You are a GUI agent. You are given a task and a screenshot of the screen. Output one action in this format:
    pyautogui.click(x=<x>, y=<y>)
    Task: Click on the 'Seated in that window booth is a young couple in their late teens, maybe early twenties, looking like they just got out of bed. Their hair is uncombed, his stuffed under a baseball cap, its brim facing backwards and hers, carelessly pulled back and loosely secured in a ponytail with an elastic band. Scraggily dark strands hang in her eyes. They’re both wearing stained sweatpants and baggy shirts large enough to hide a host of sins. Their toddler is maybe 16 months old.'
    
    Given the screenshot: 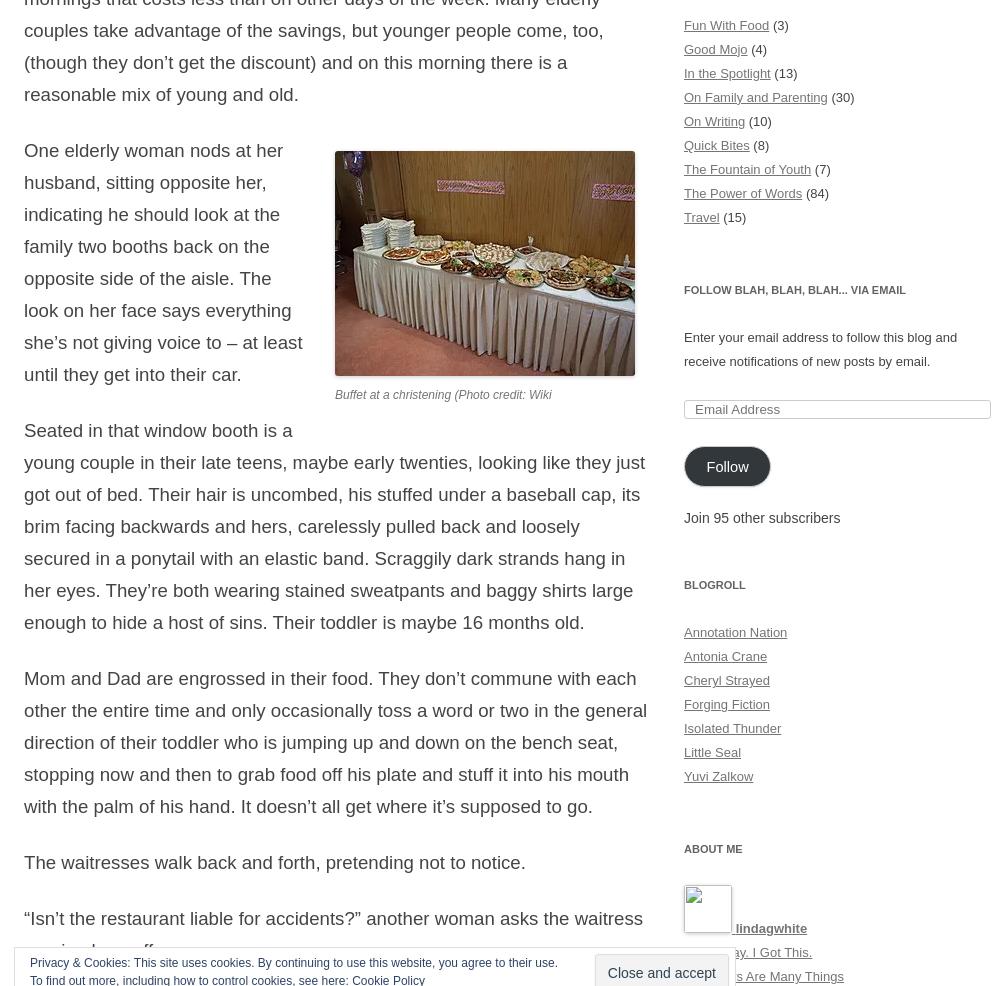 What is the action you would take?
    pyautogui.click(x=334, y=525)
    